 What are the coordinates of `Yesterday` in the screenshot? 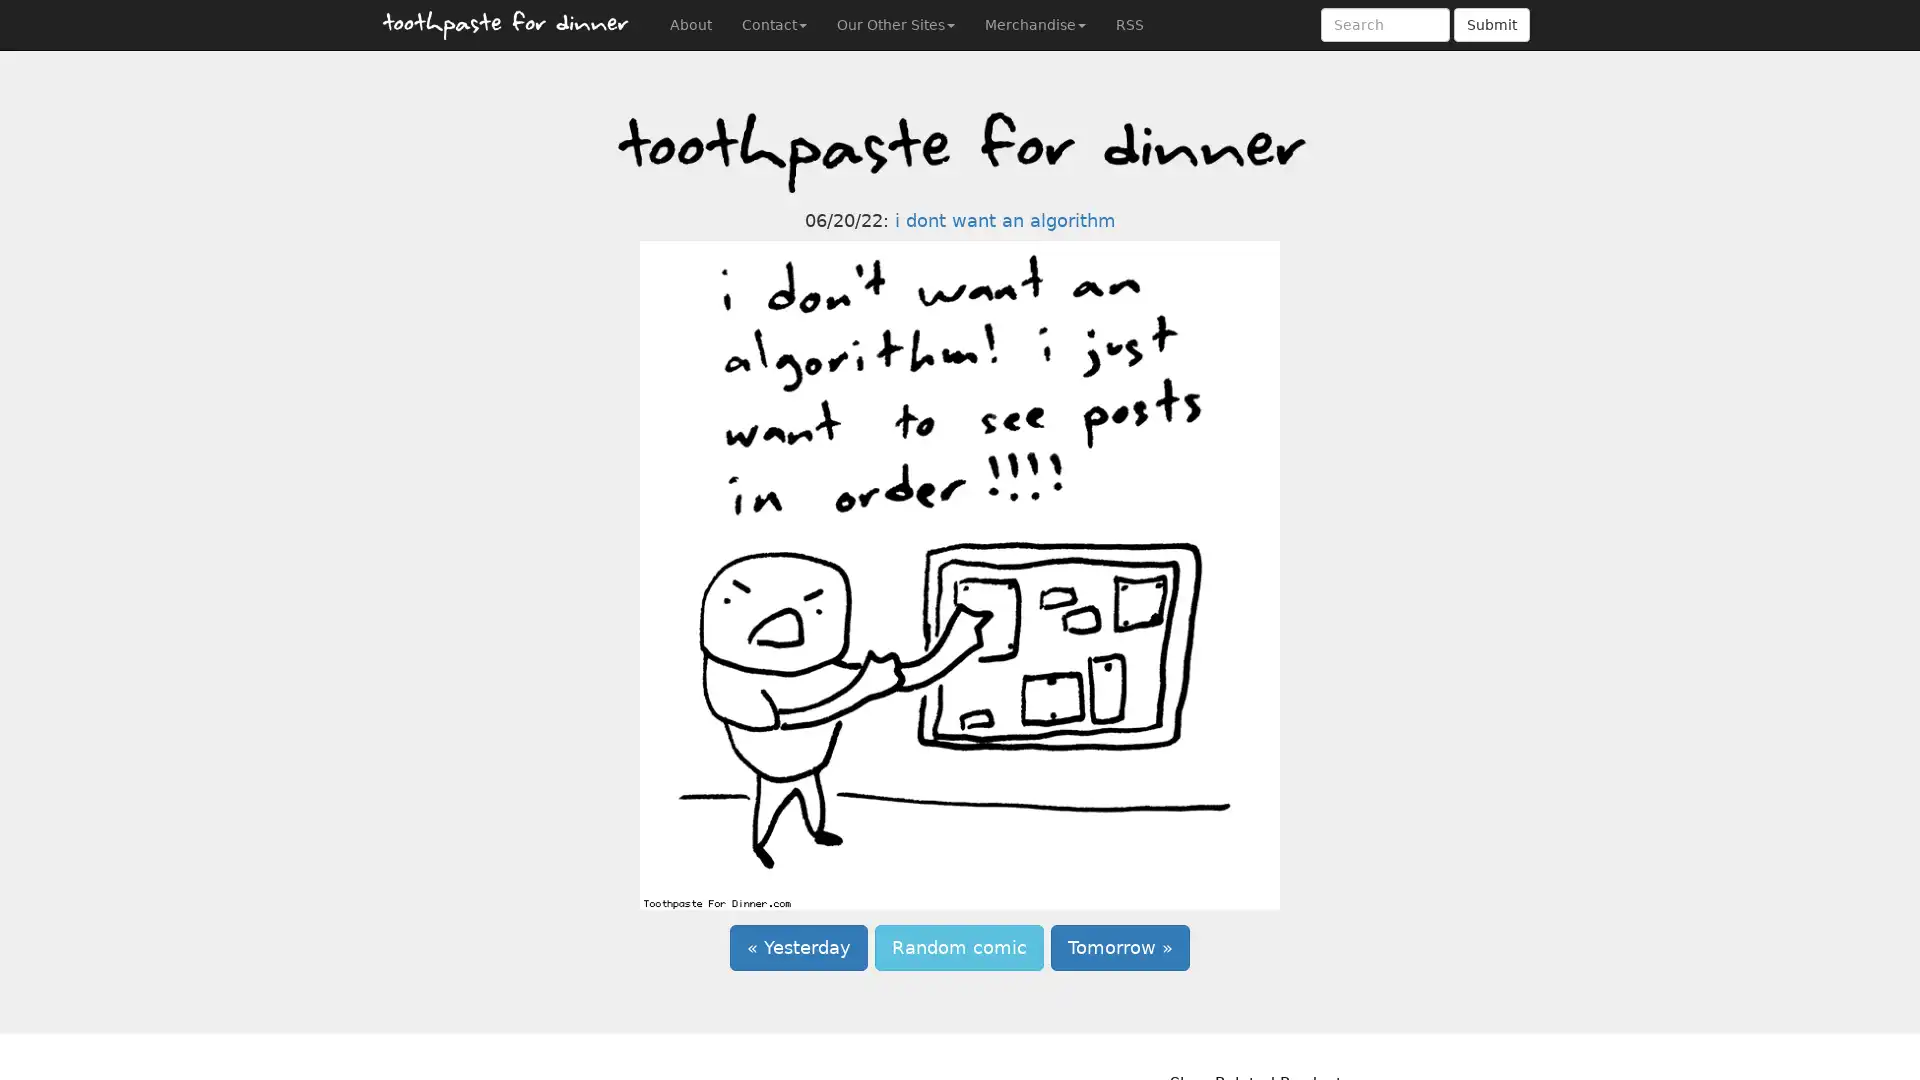 It's located at (797, 947).